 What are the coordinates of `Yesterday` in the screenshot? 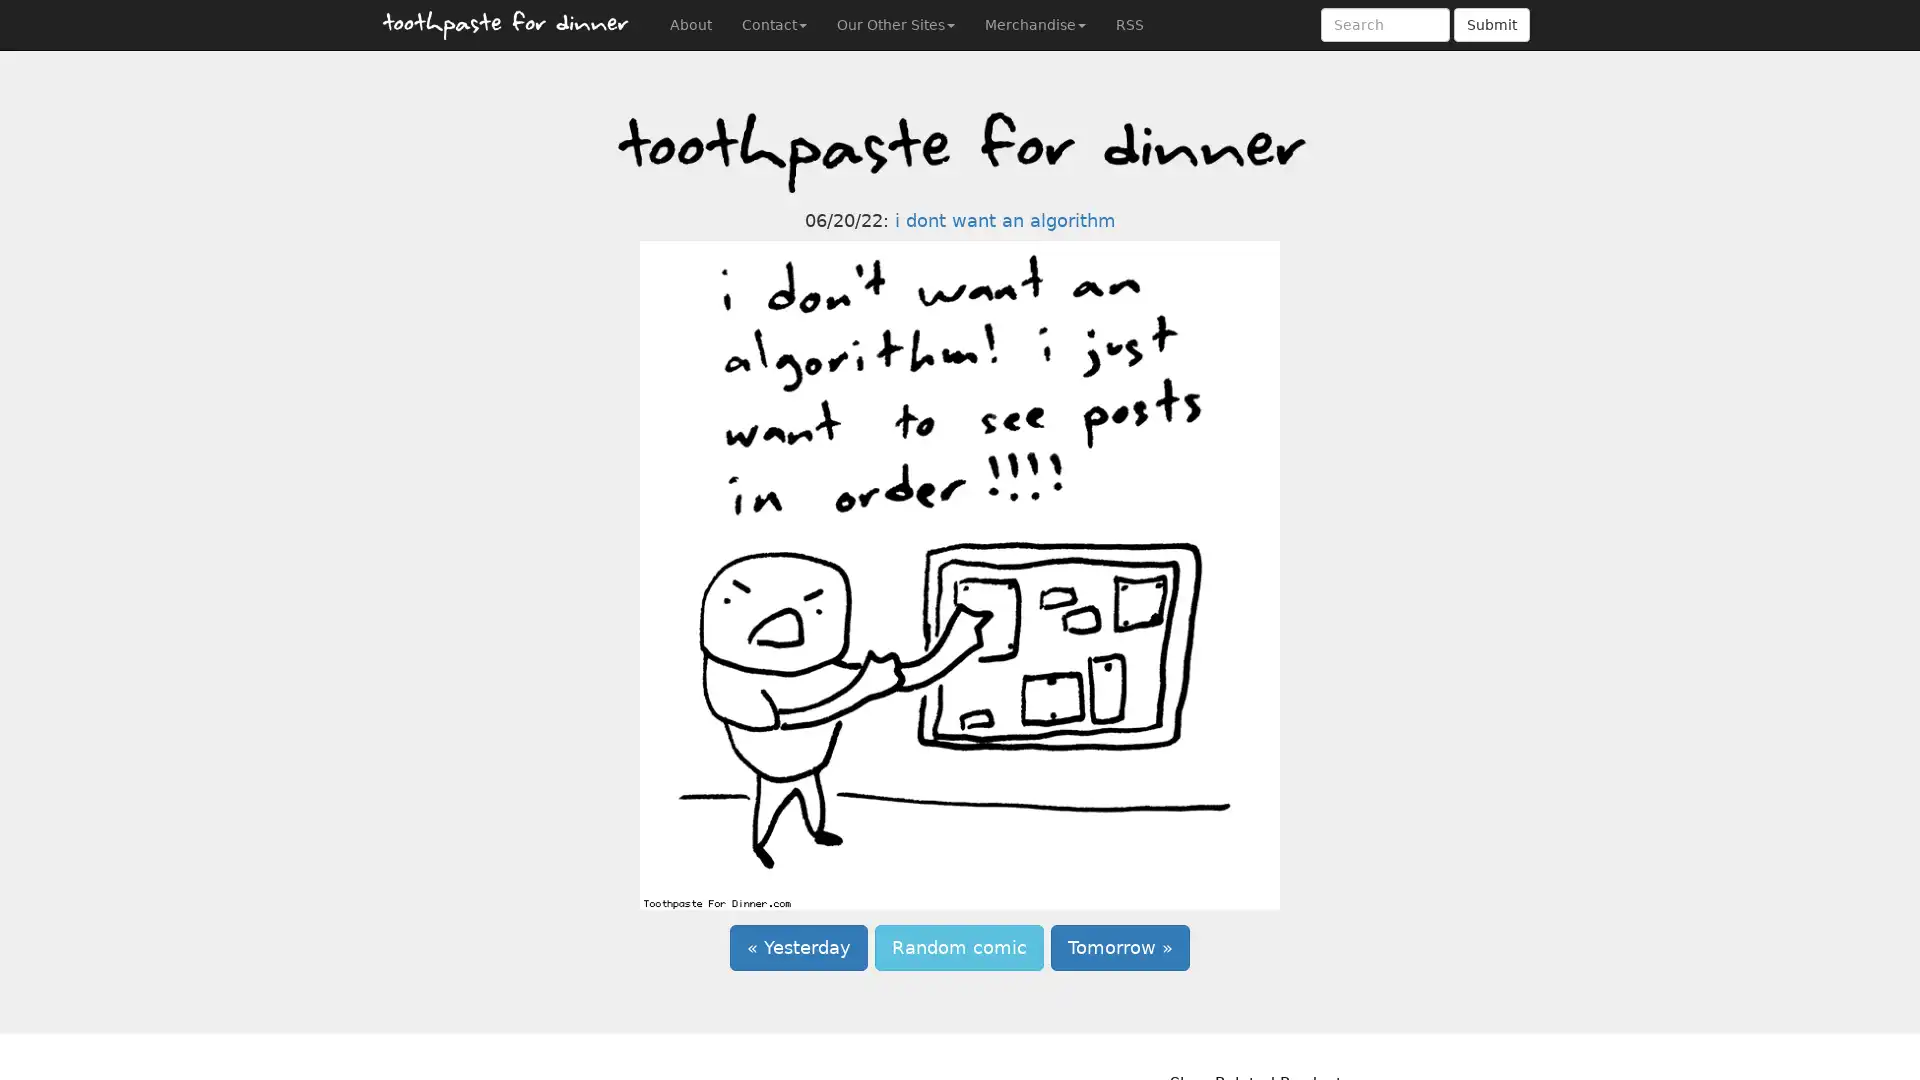 It's located at (797, 947).